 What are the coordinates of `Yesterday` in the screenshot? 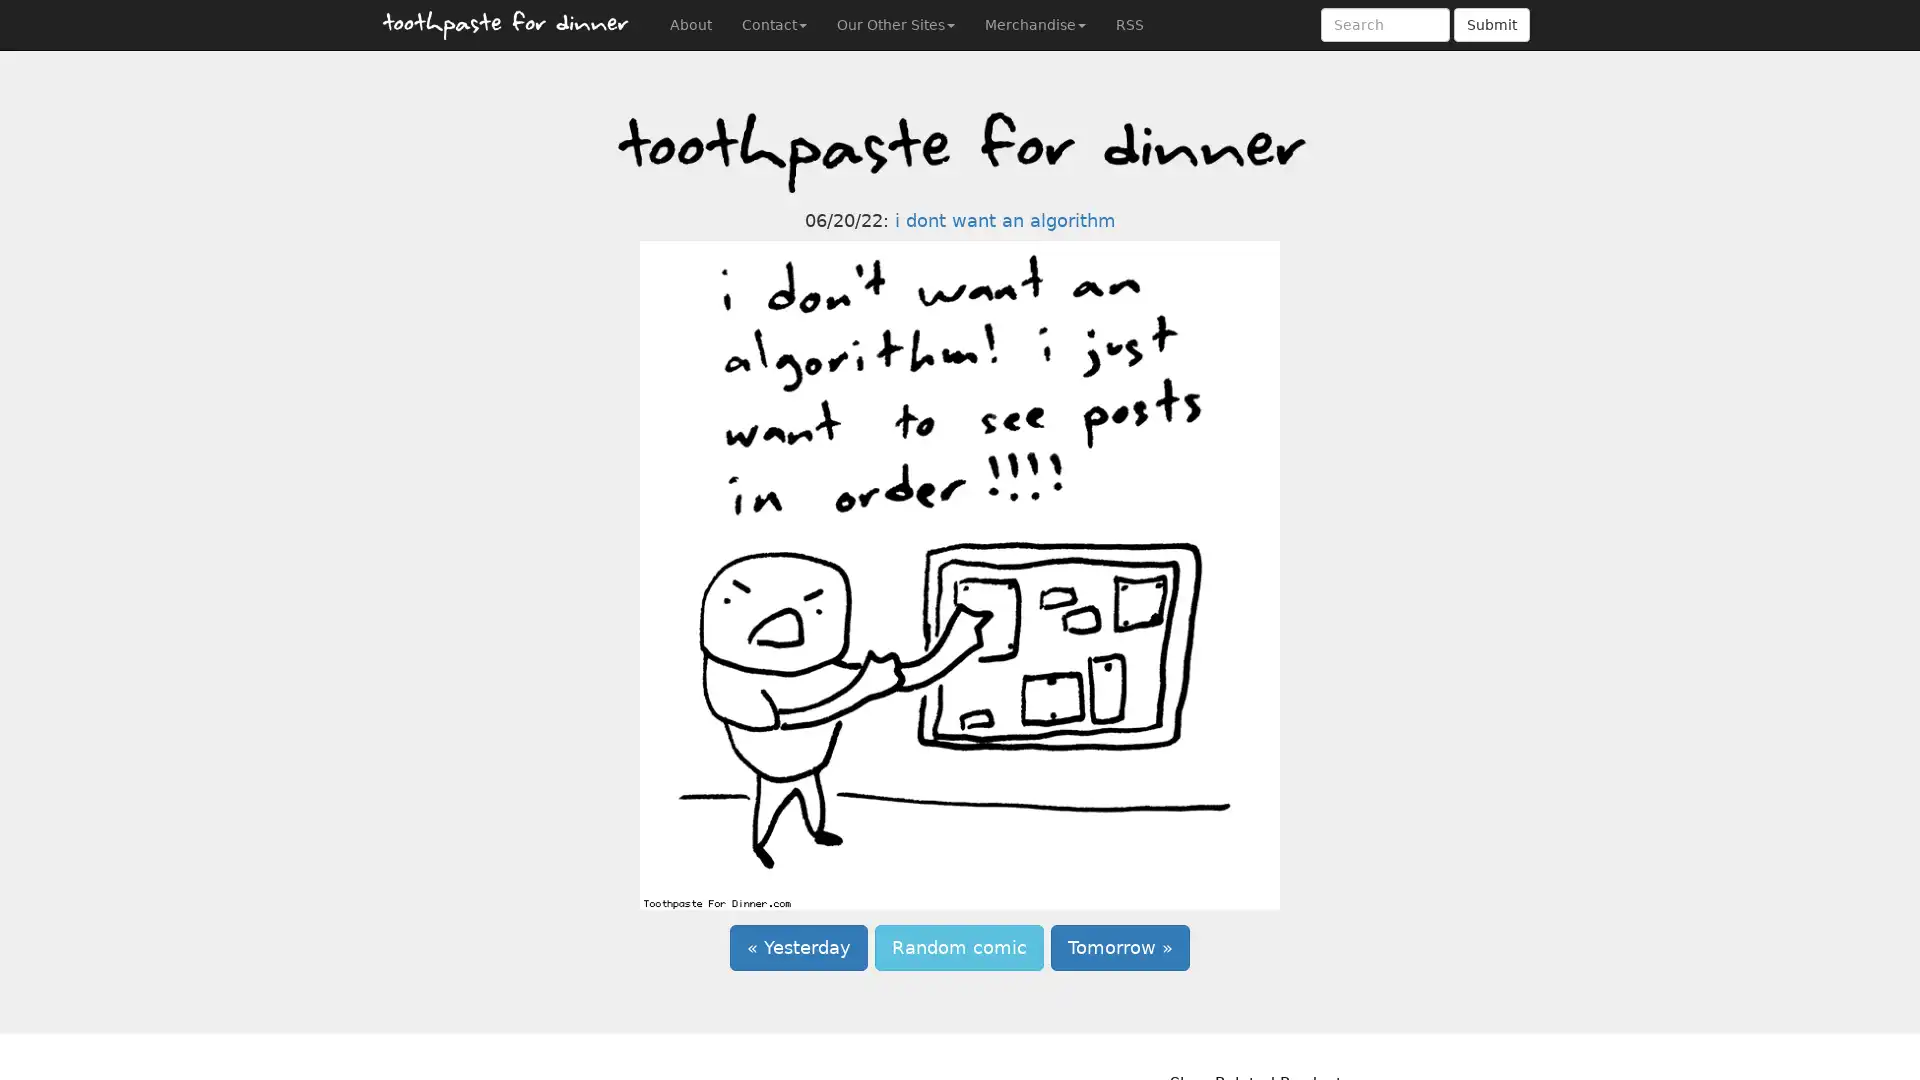 It's located at (797, 947).